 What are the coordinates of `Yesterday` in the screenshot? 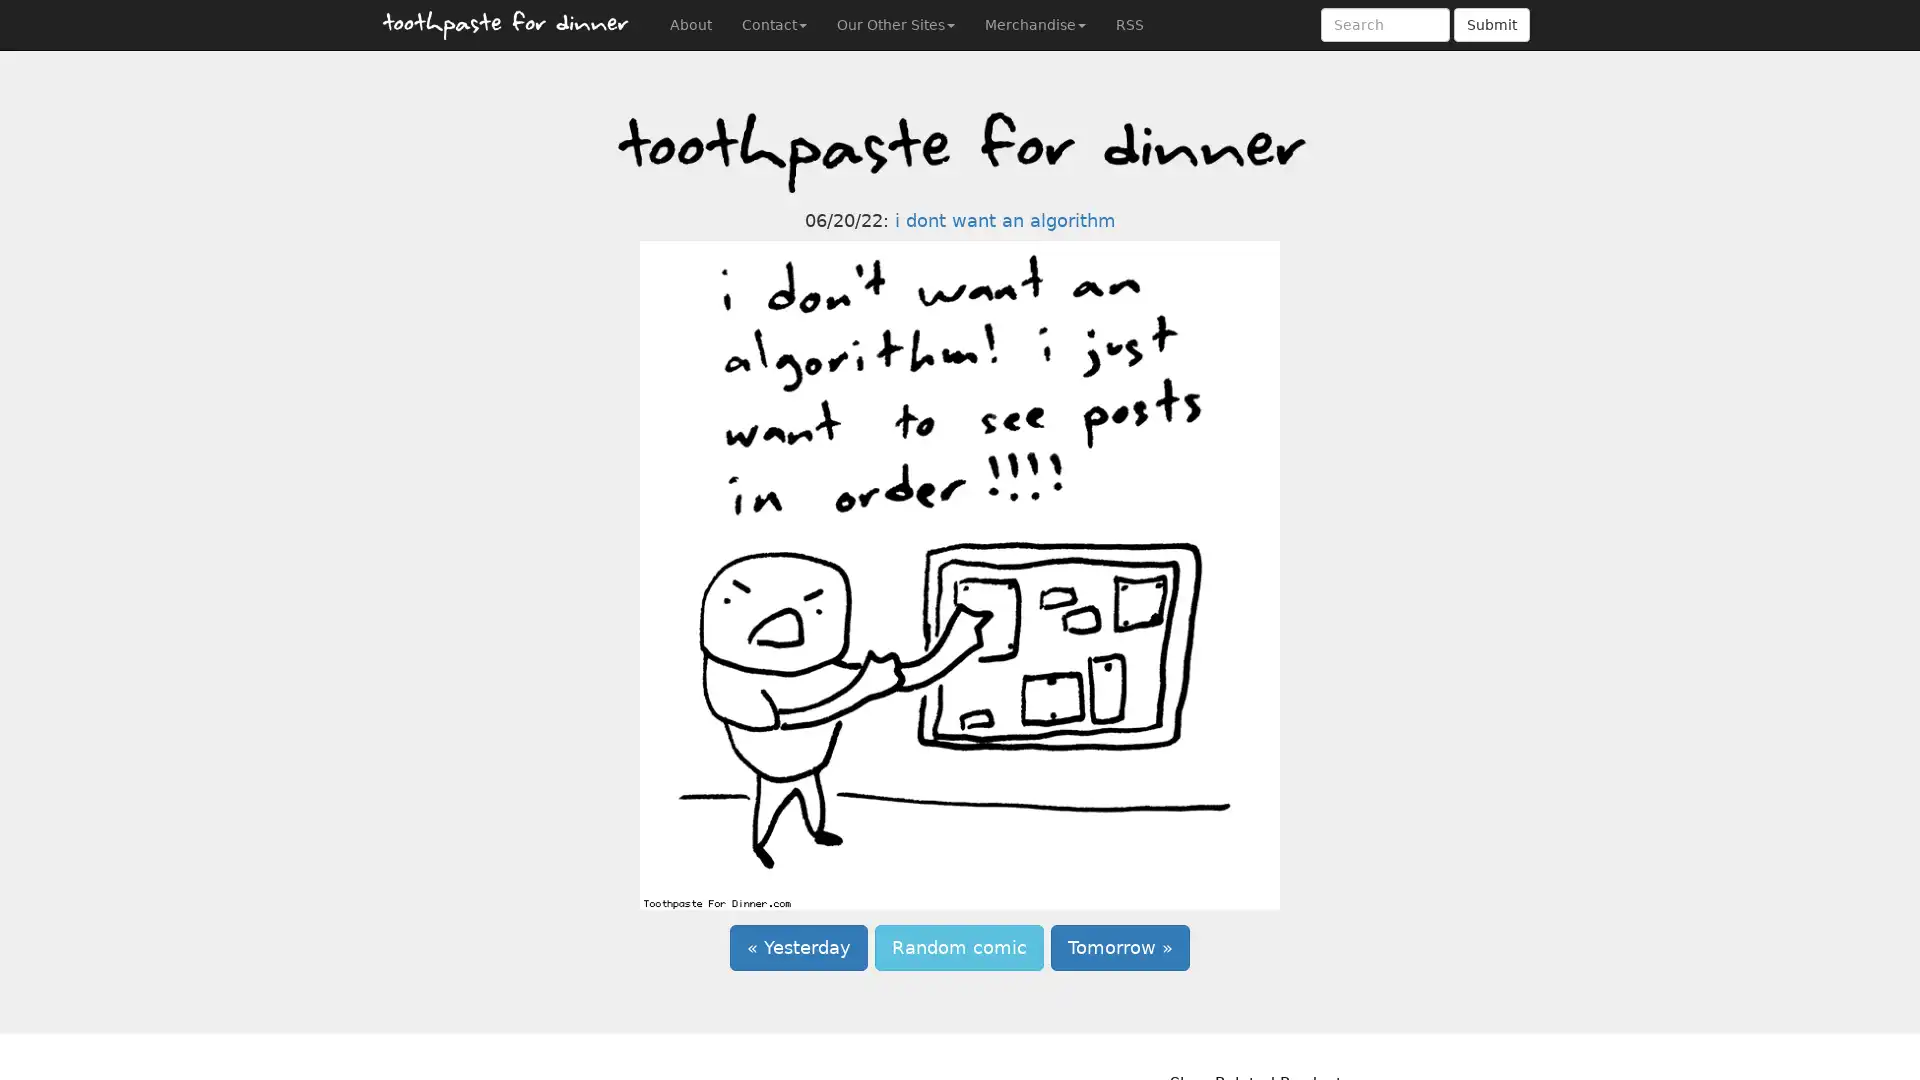 It's located at (797, 947).